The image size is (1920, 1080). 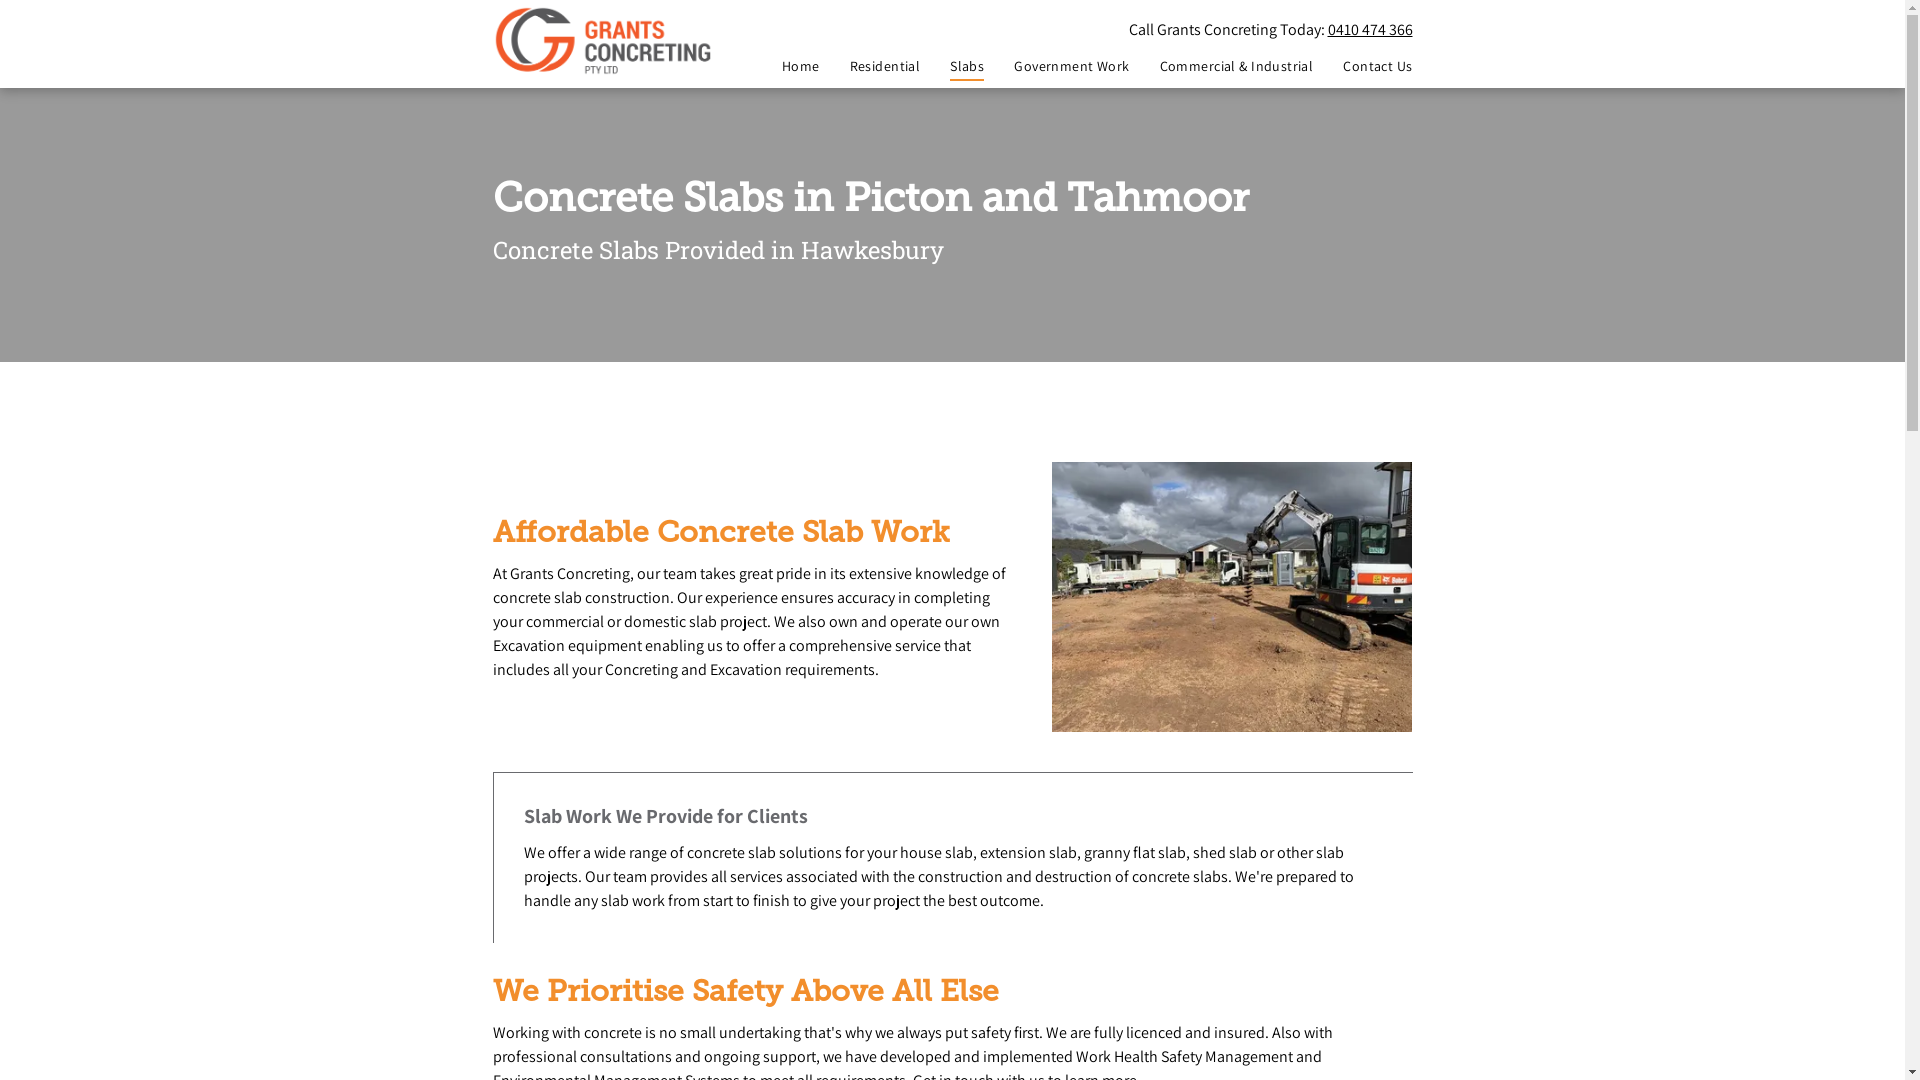 I want to click on 'Residential', so click(x=820, y=65).